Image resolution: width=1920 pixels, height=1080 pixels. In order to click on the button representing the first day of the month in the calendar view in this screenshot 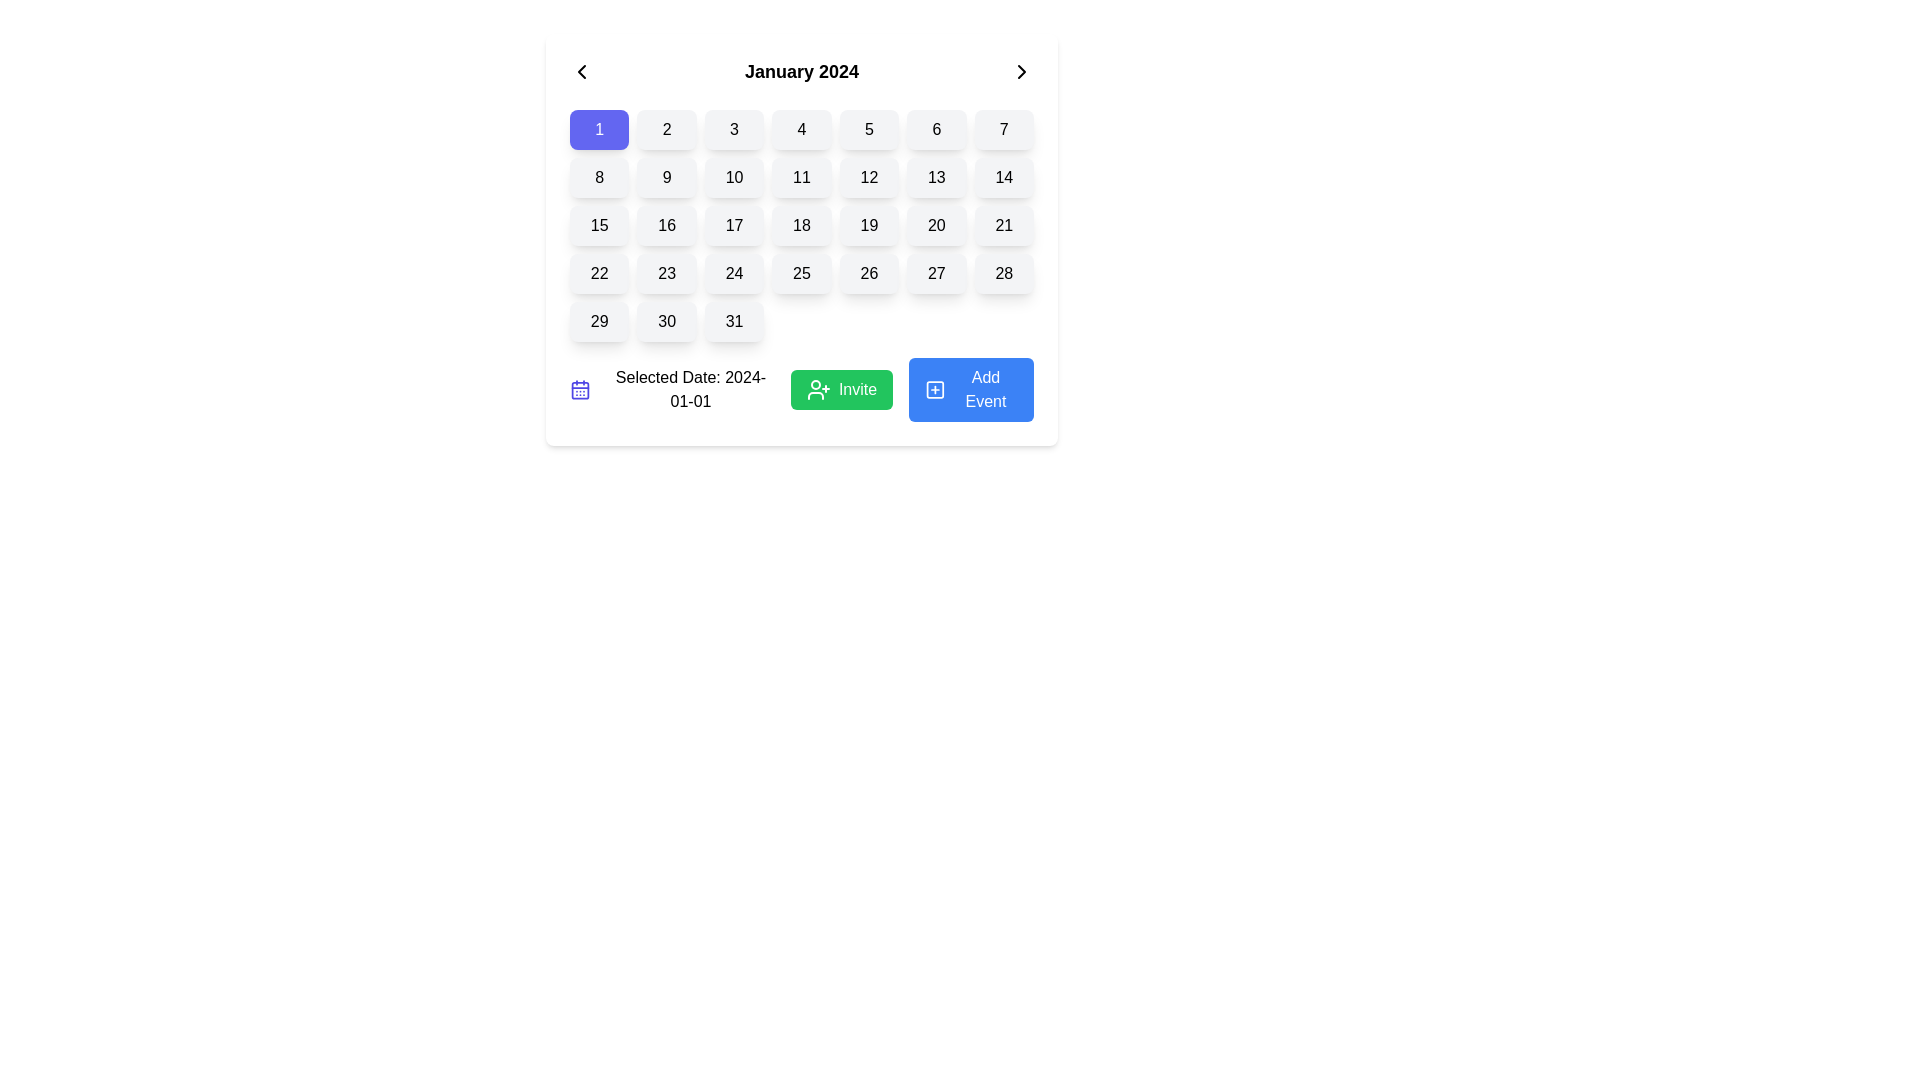, I will do `click(598, 130)`.